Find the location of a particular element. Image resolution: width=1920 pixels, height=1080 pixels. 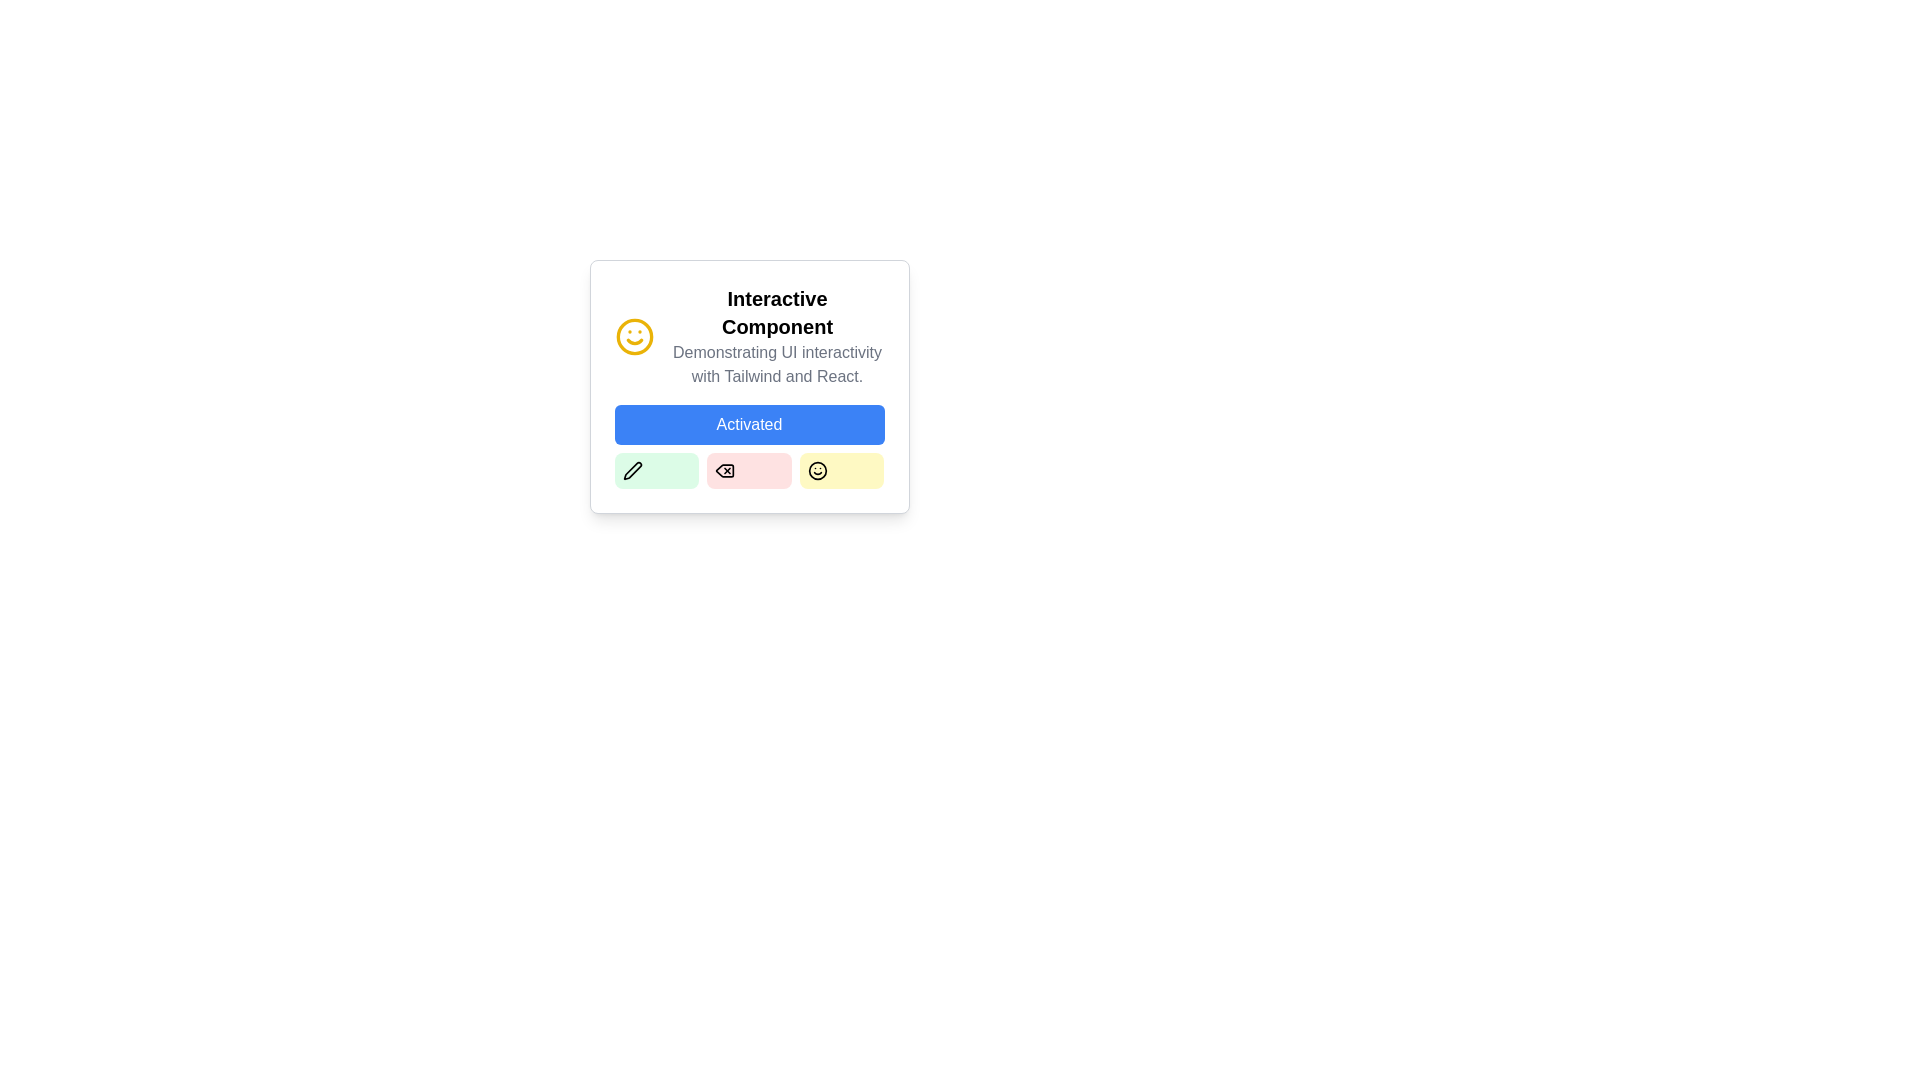

the trash icon button with a pink background and red border is located at coordinates (724, 470).